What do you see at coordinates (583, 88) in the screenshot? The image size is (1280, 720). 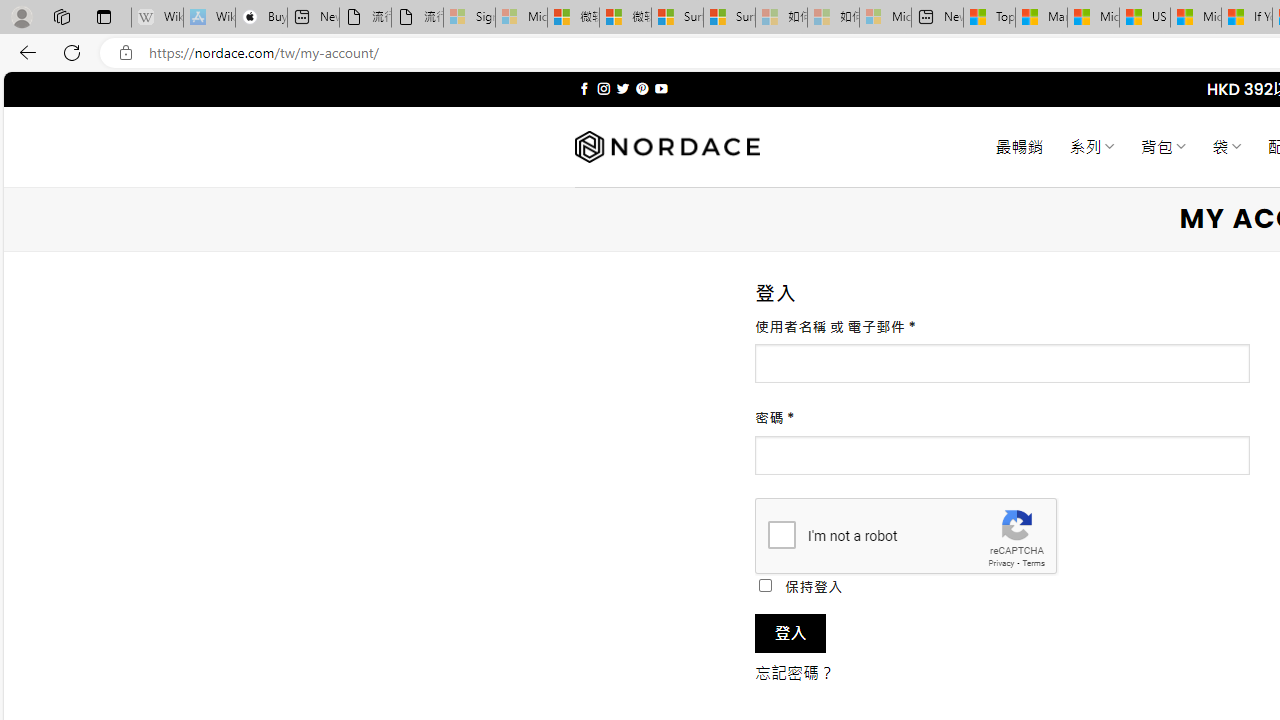 I see `'Follow on Facebook'` at bounding box center [583, 88].